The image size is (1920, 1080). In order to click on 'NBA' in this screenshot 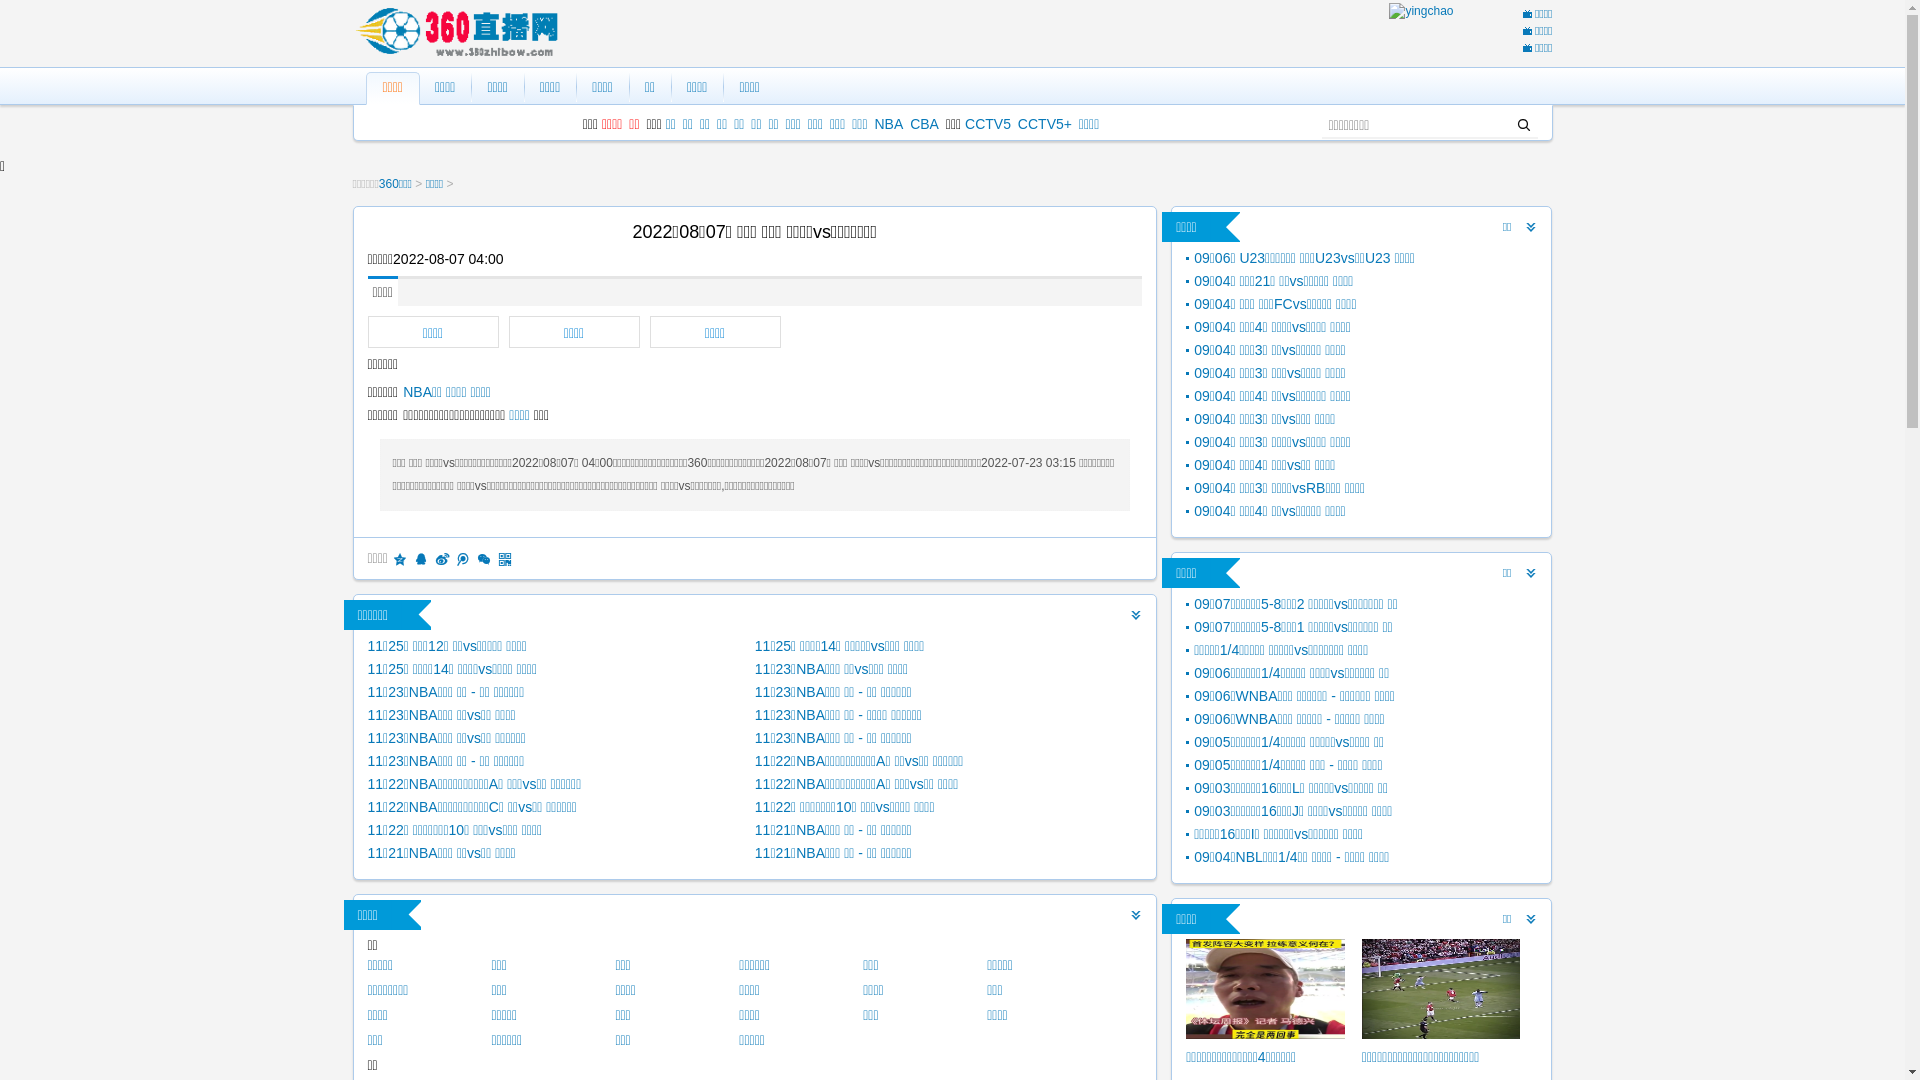, I will do `click(887, 123)`.